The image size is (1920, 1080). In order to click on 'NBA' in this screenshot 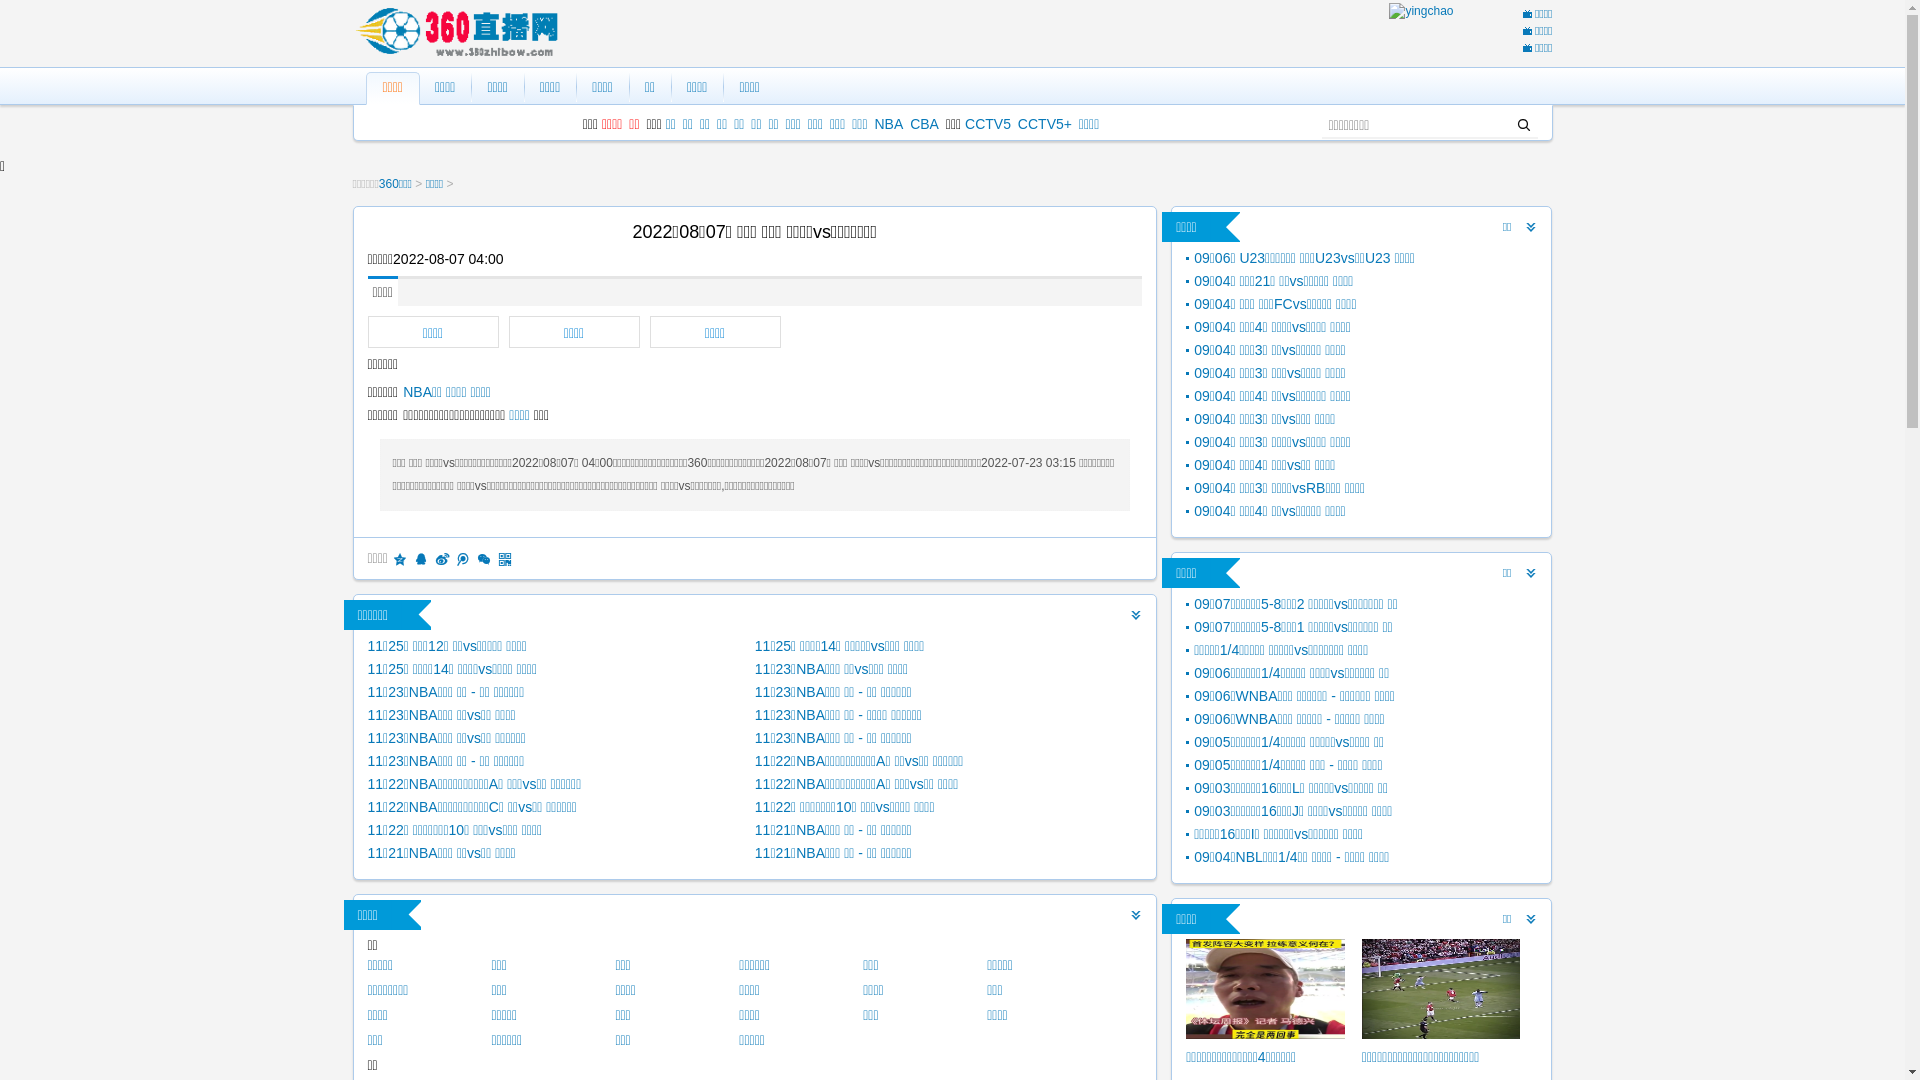, I will do `click(887, 123)`.